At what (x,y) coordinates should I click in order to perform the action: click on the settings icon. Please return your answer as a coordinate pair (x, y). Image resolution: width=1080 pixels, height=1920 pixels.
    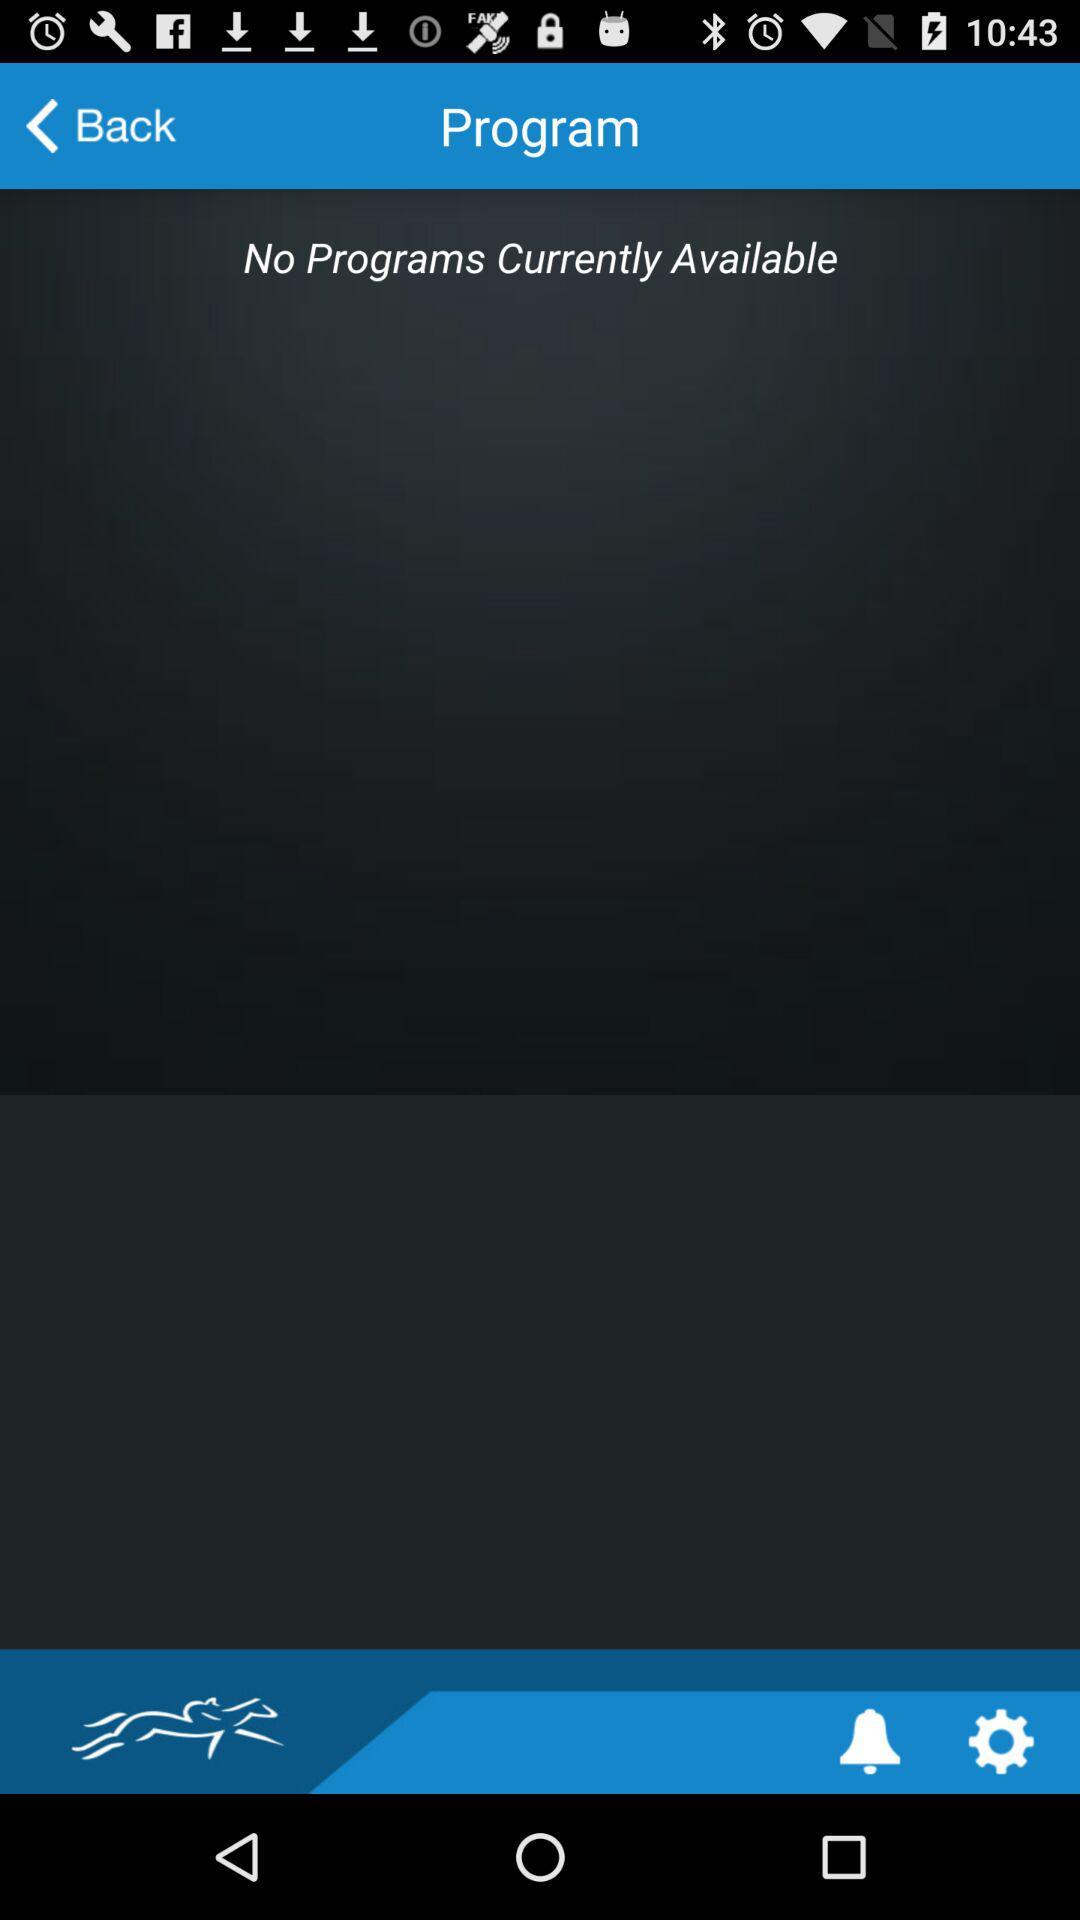
    Looking at the image, I should click on (1001, 1862).